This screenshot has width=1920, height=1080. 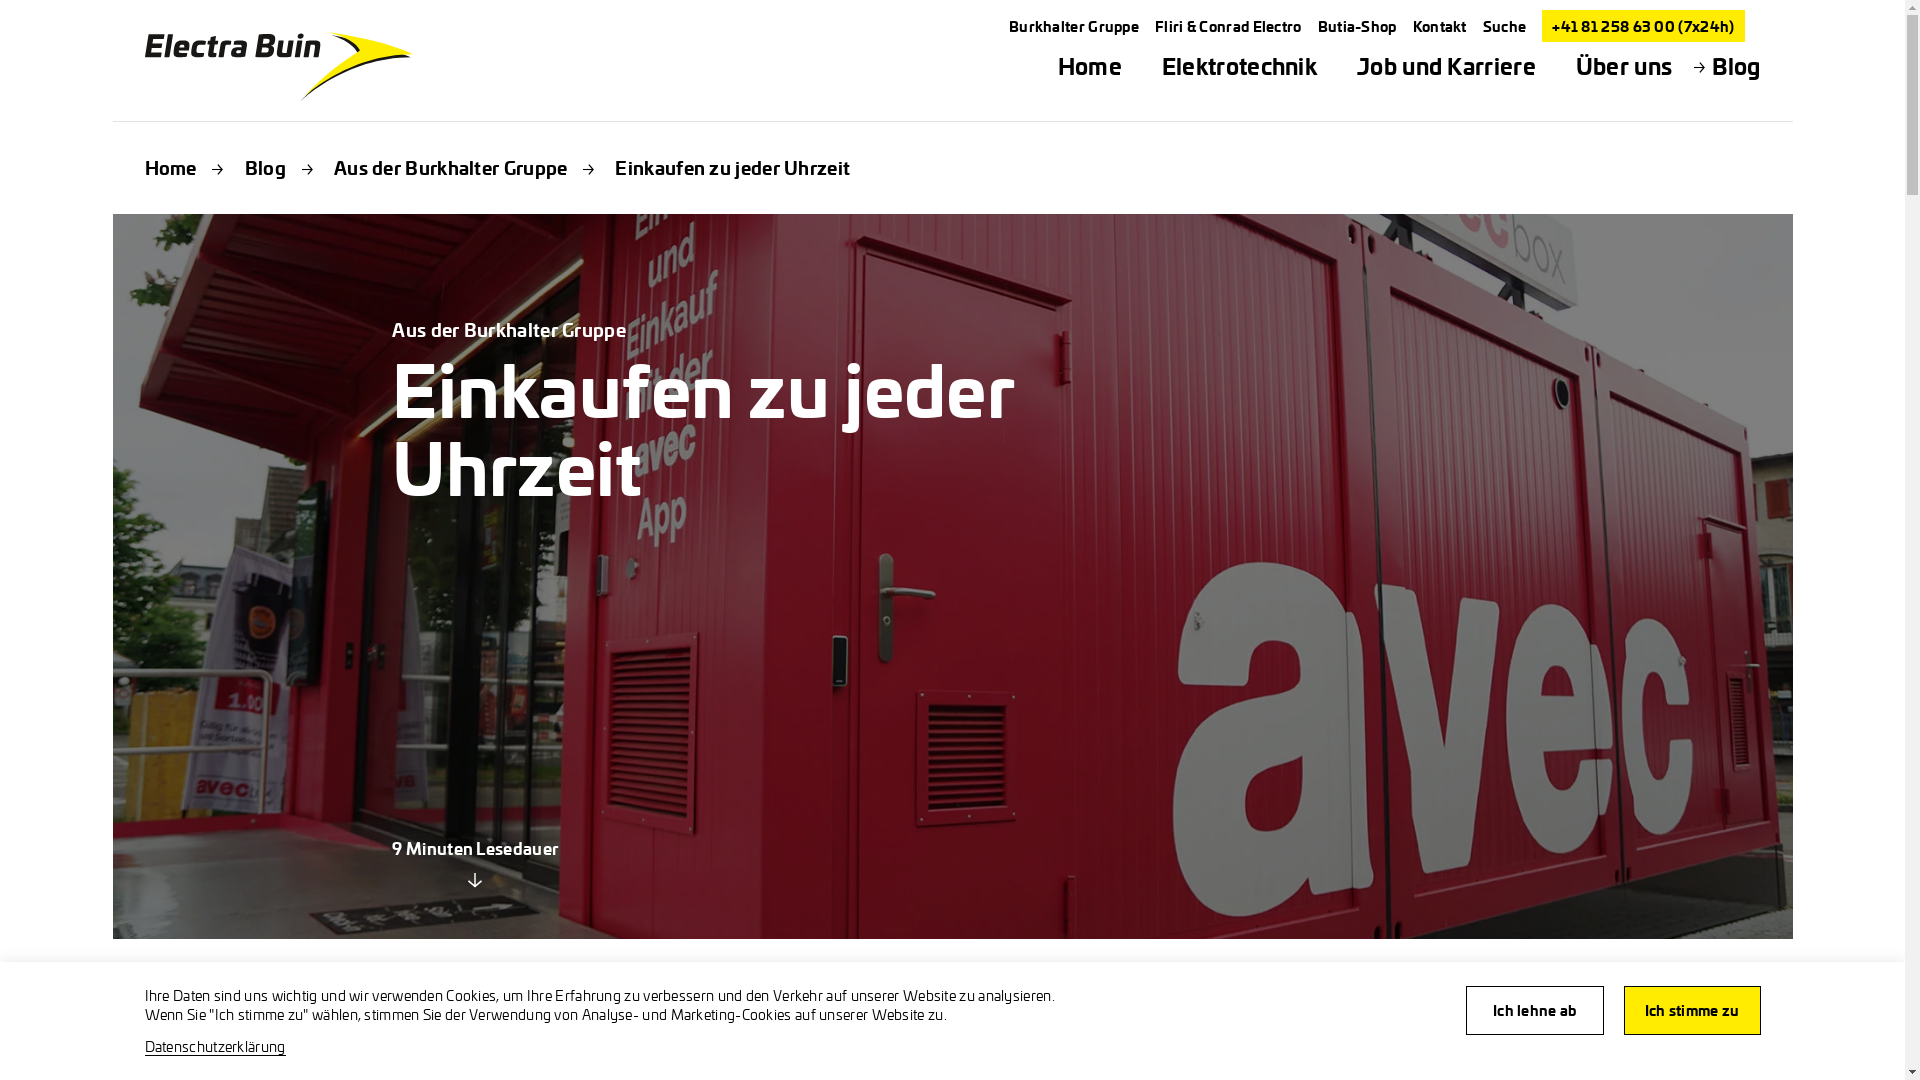 I want to click on 'Ich lehne ab', so click(x=1534, y=1010).